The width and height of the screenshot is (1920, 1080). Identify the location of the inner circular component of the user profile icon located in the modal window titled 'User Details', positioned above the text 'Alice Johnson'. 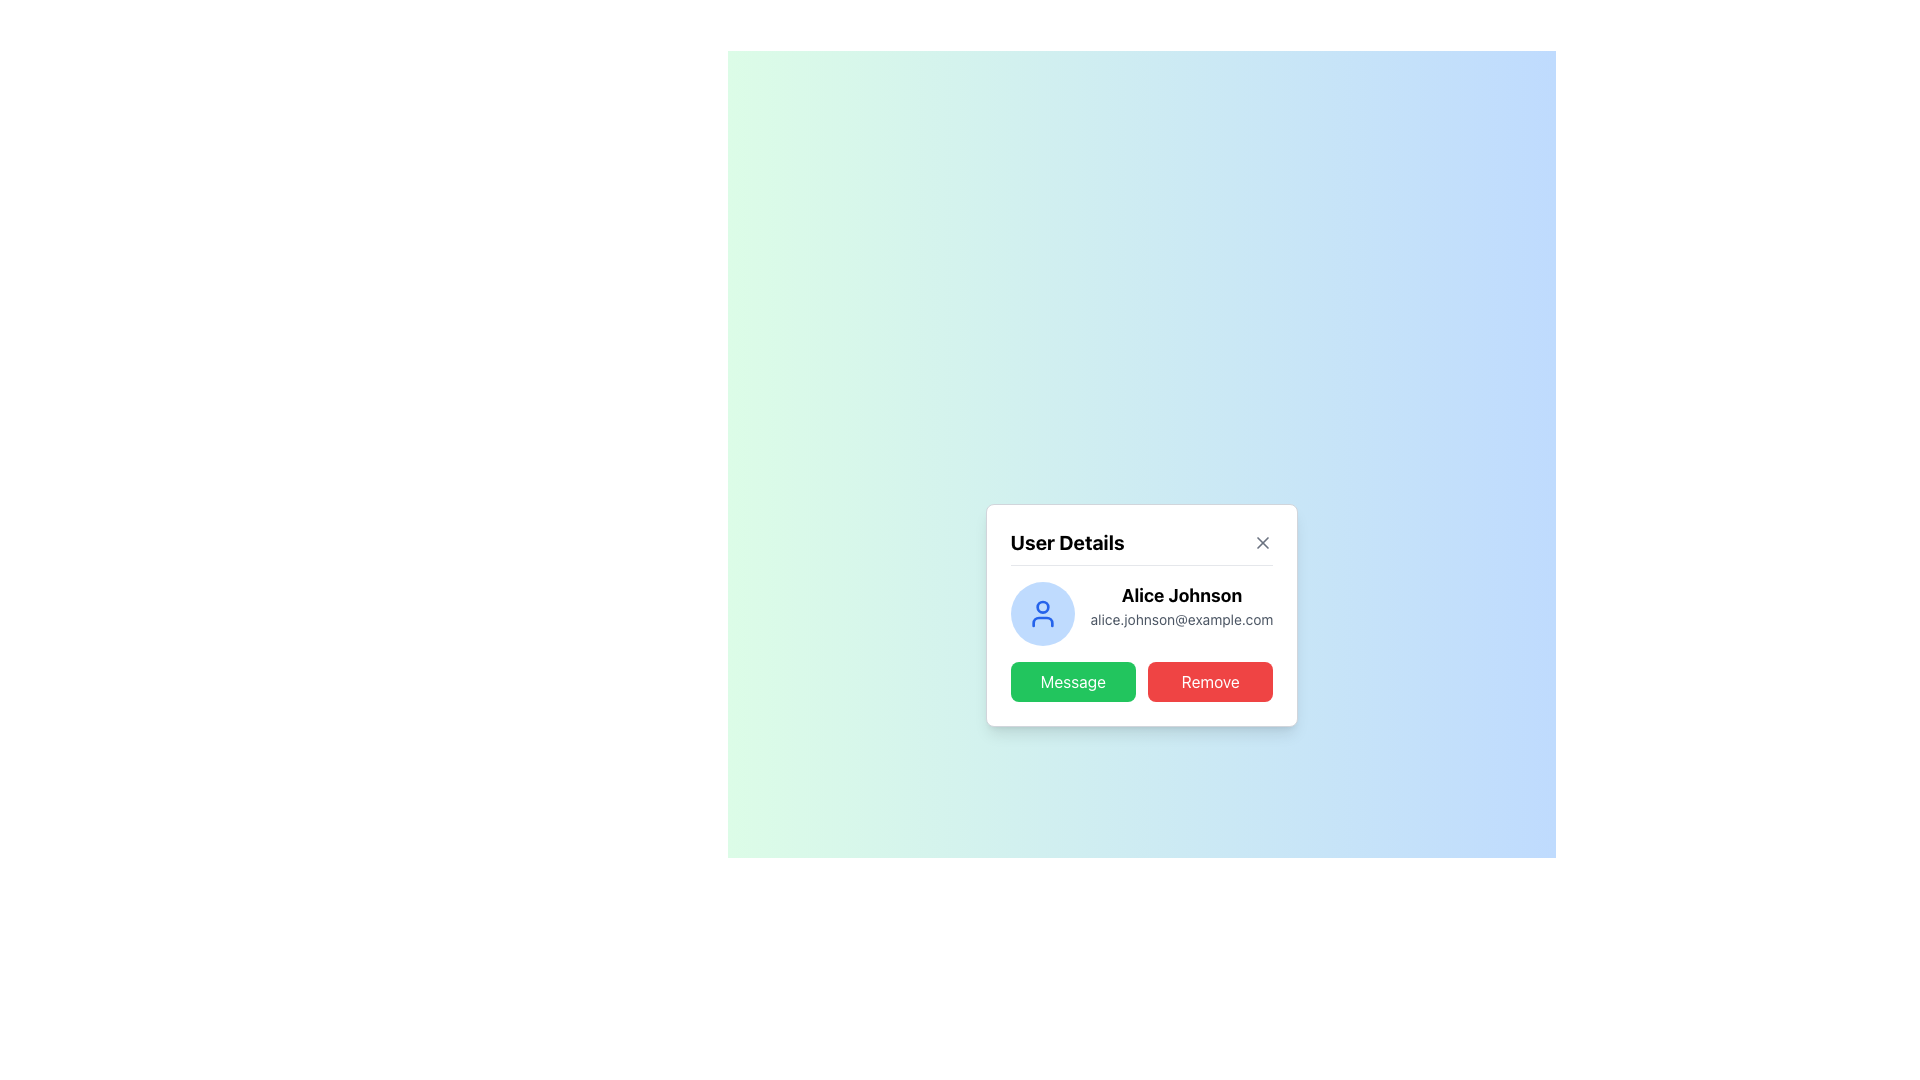
(1041, 605).